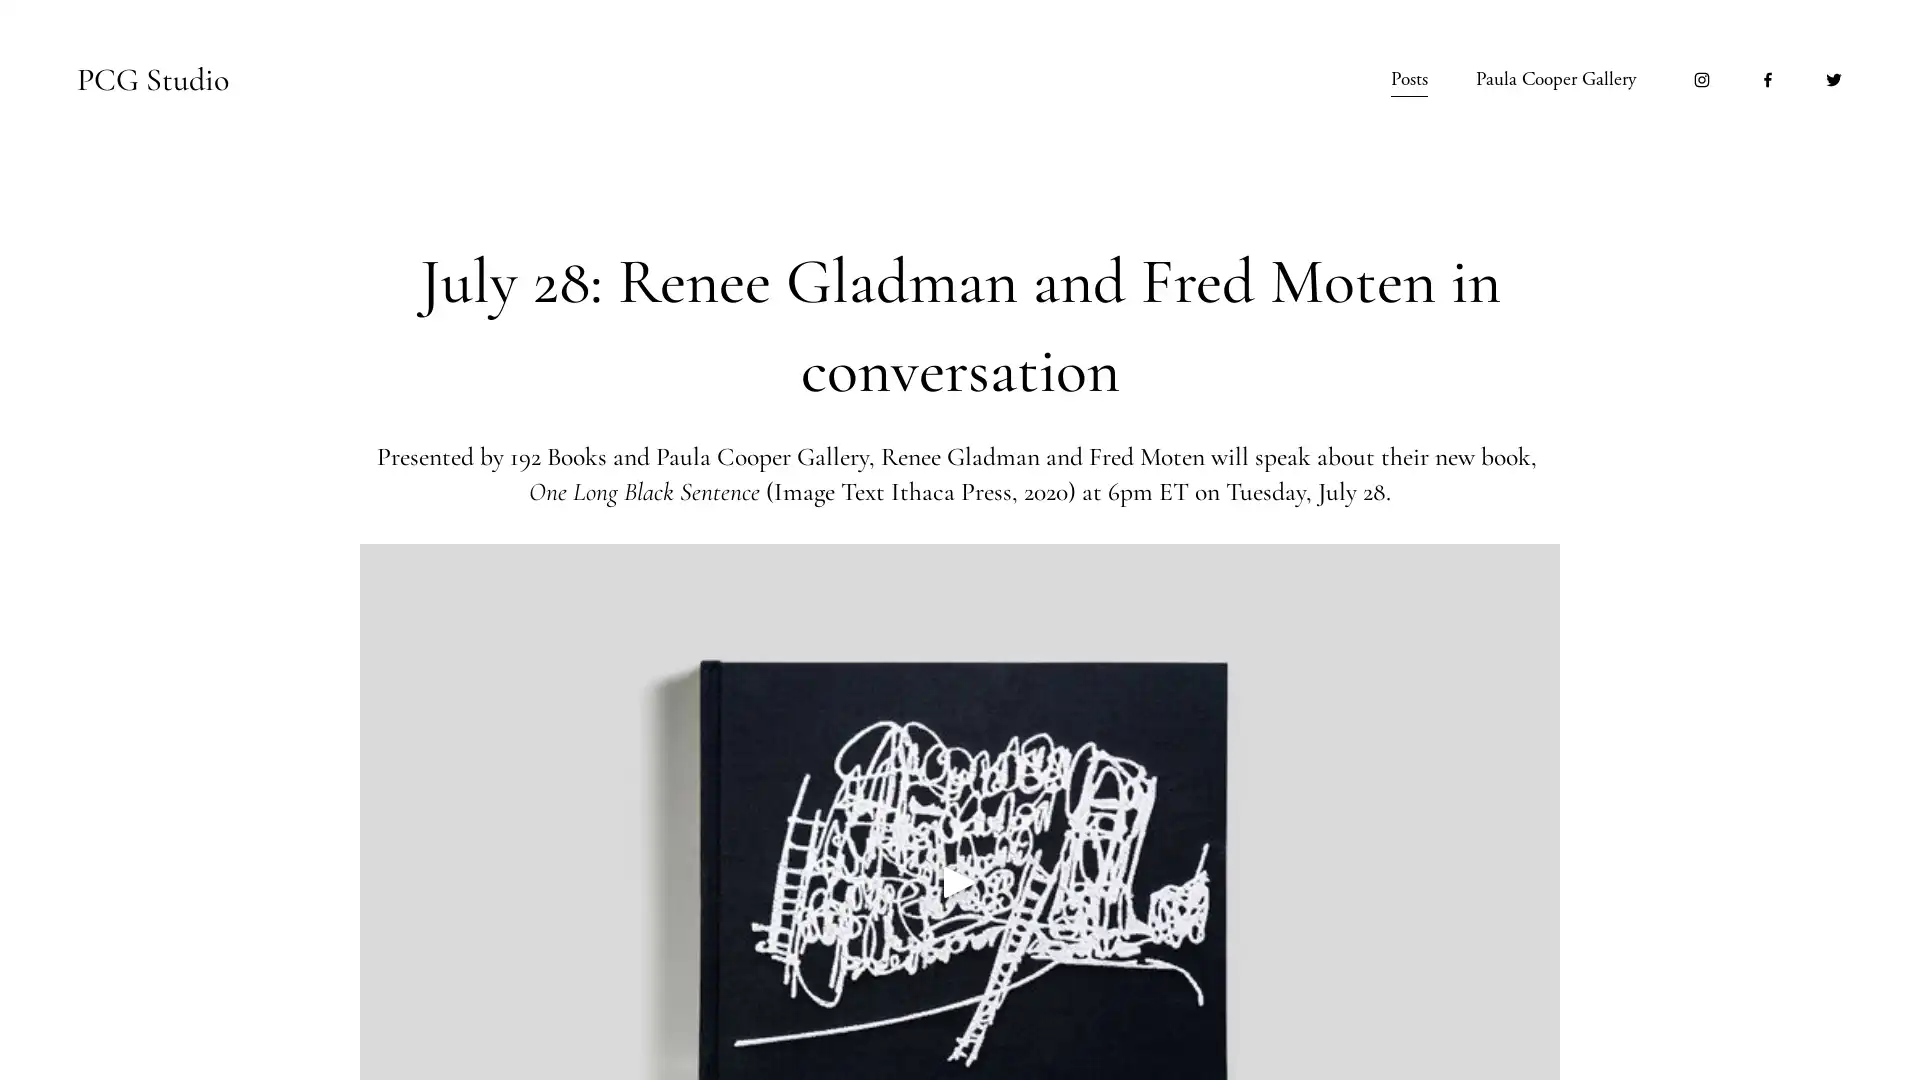 The image size is (1920, 1080). What do you see at coordinates (960, 879) in the screenshot?
I see `Play` at bounding box center [960, 879].